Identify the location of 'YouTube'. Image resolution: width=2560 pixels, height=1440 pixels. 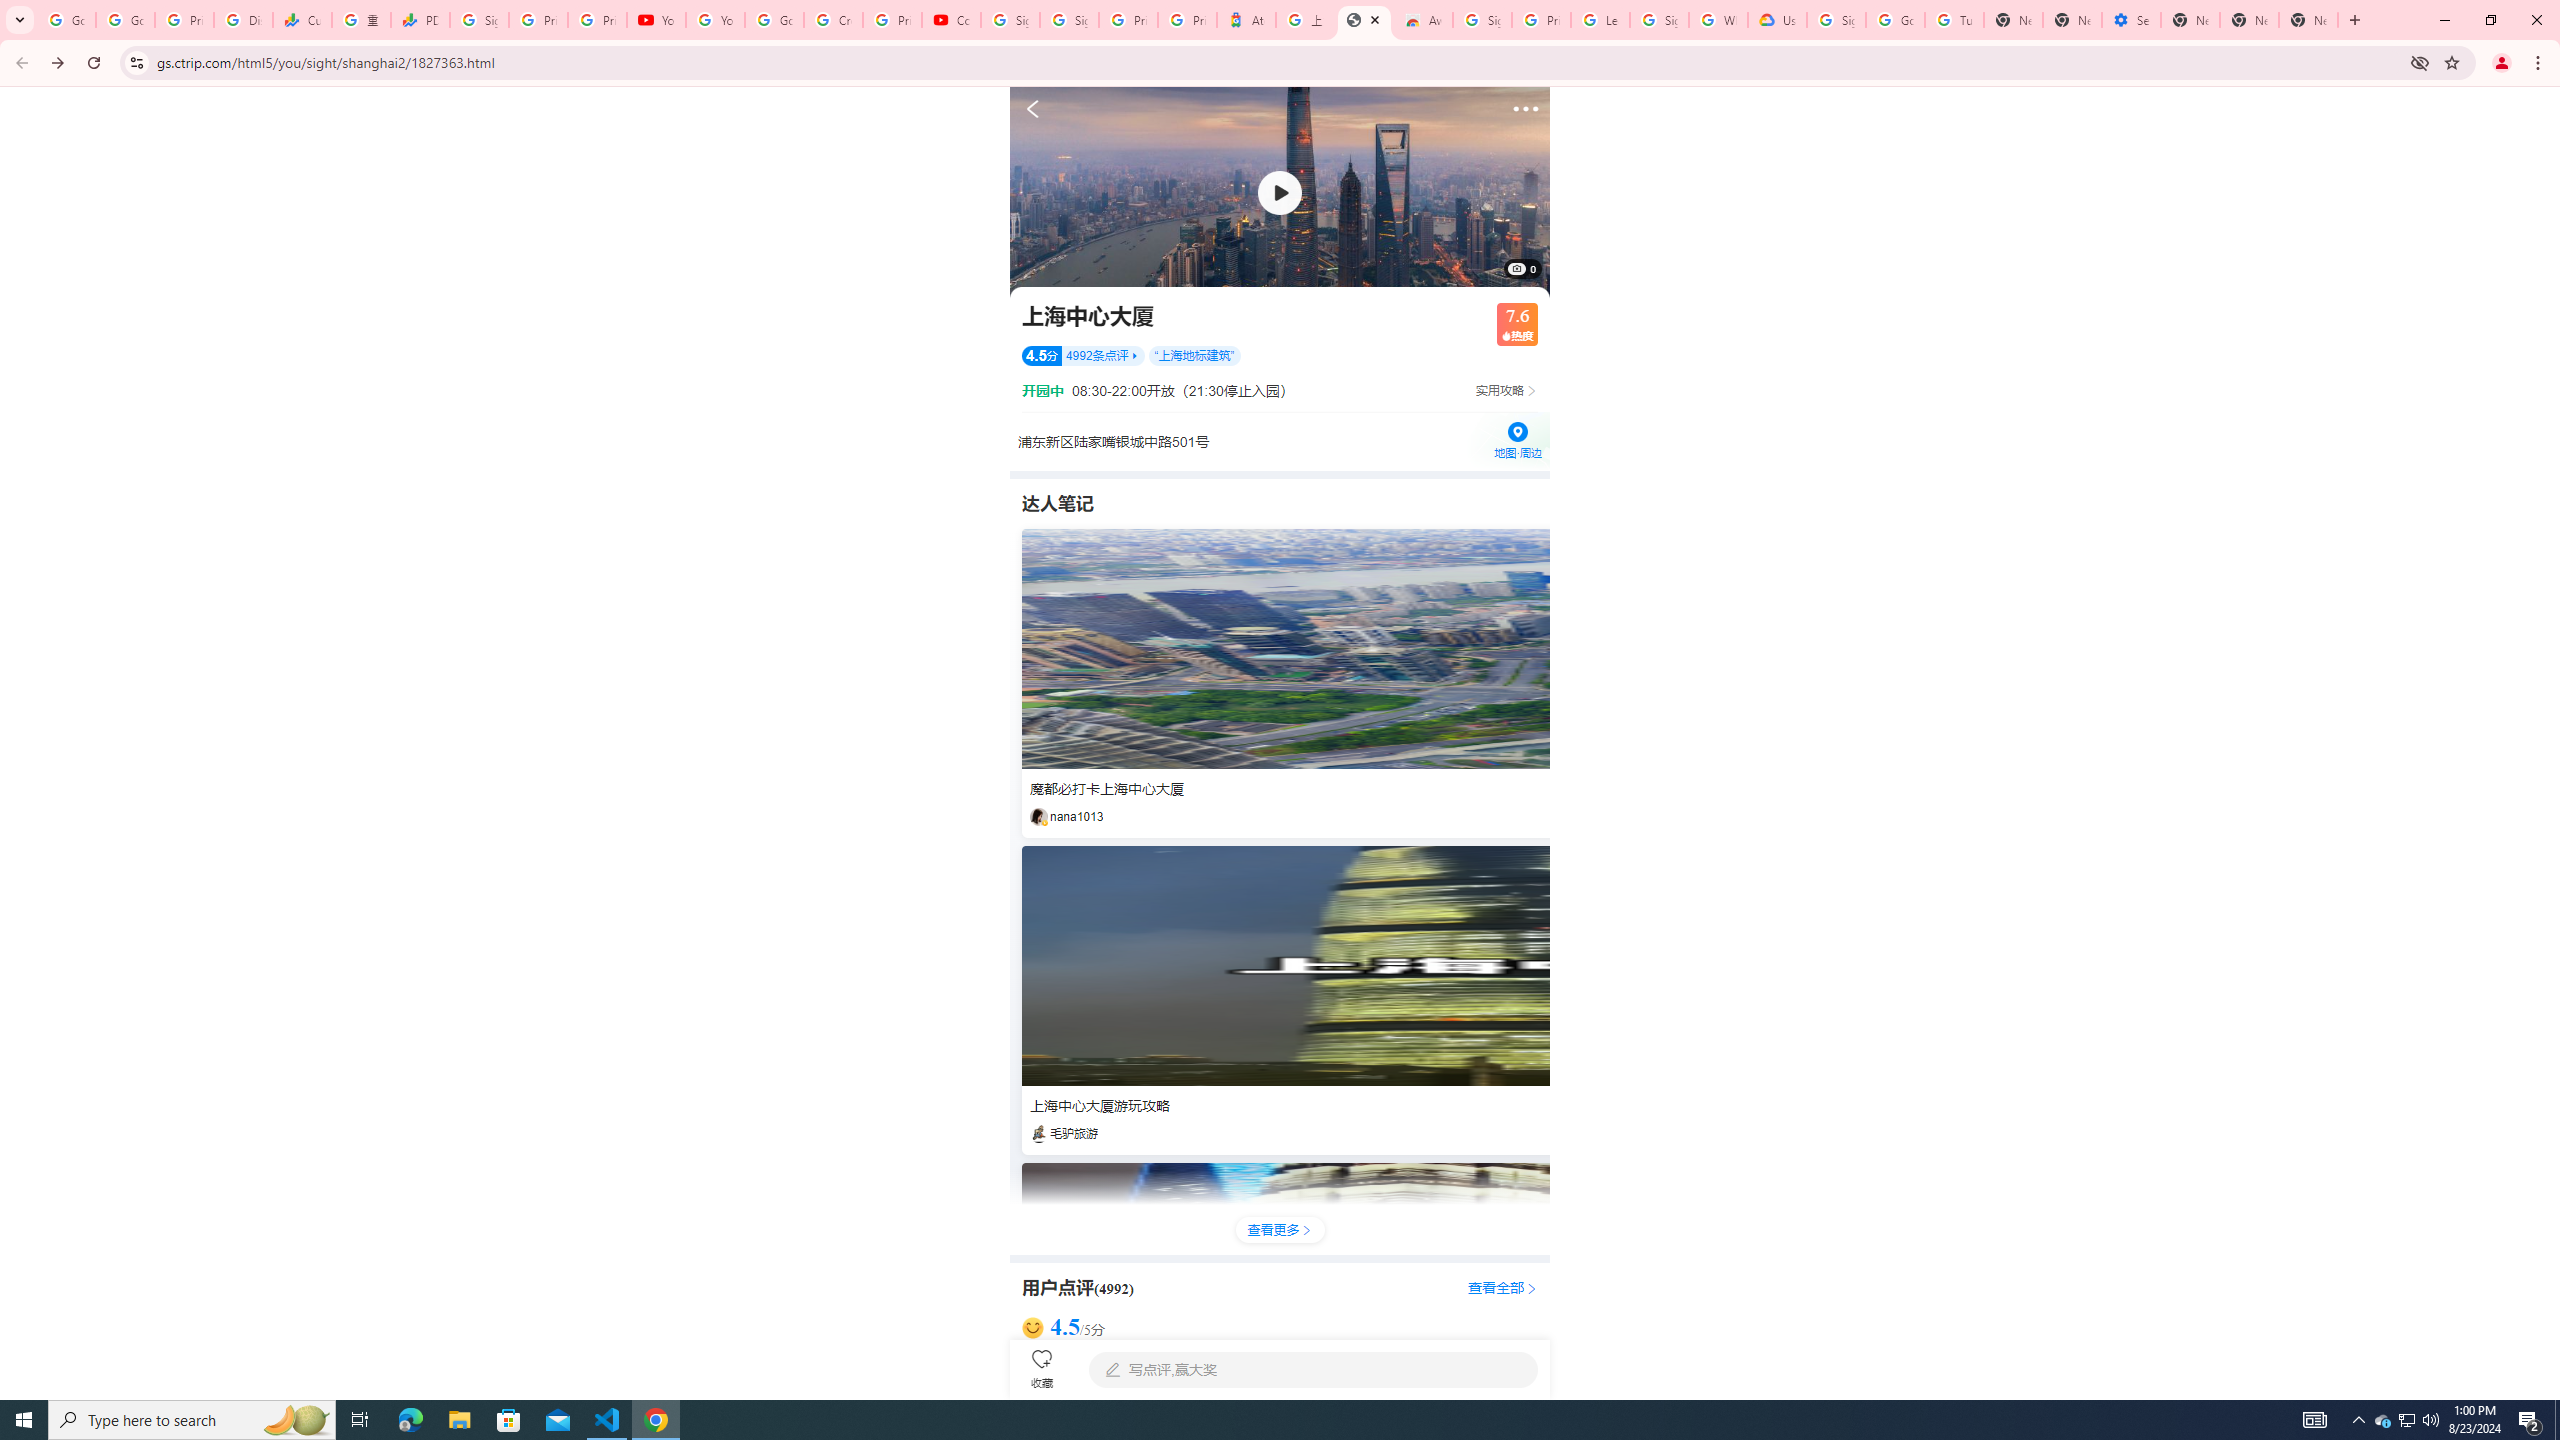
(714, 19).